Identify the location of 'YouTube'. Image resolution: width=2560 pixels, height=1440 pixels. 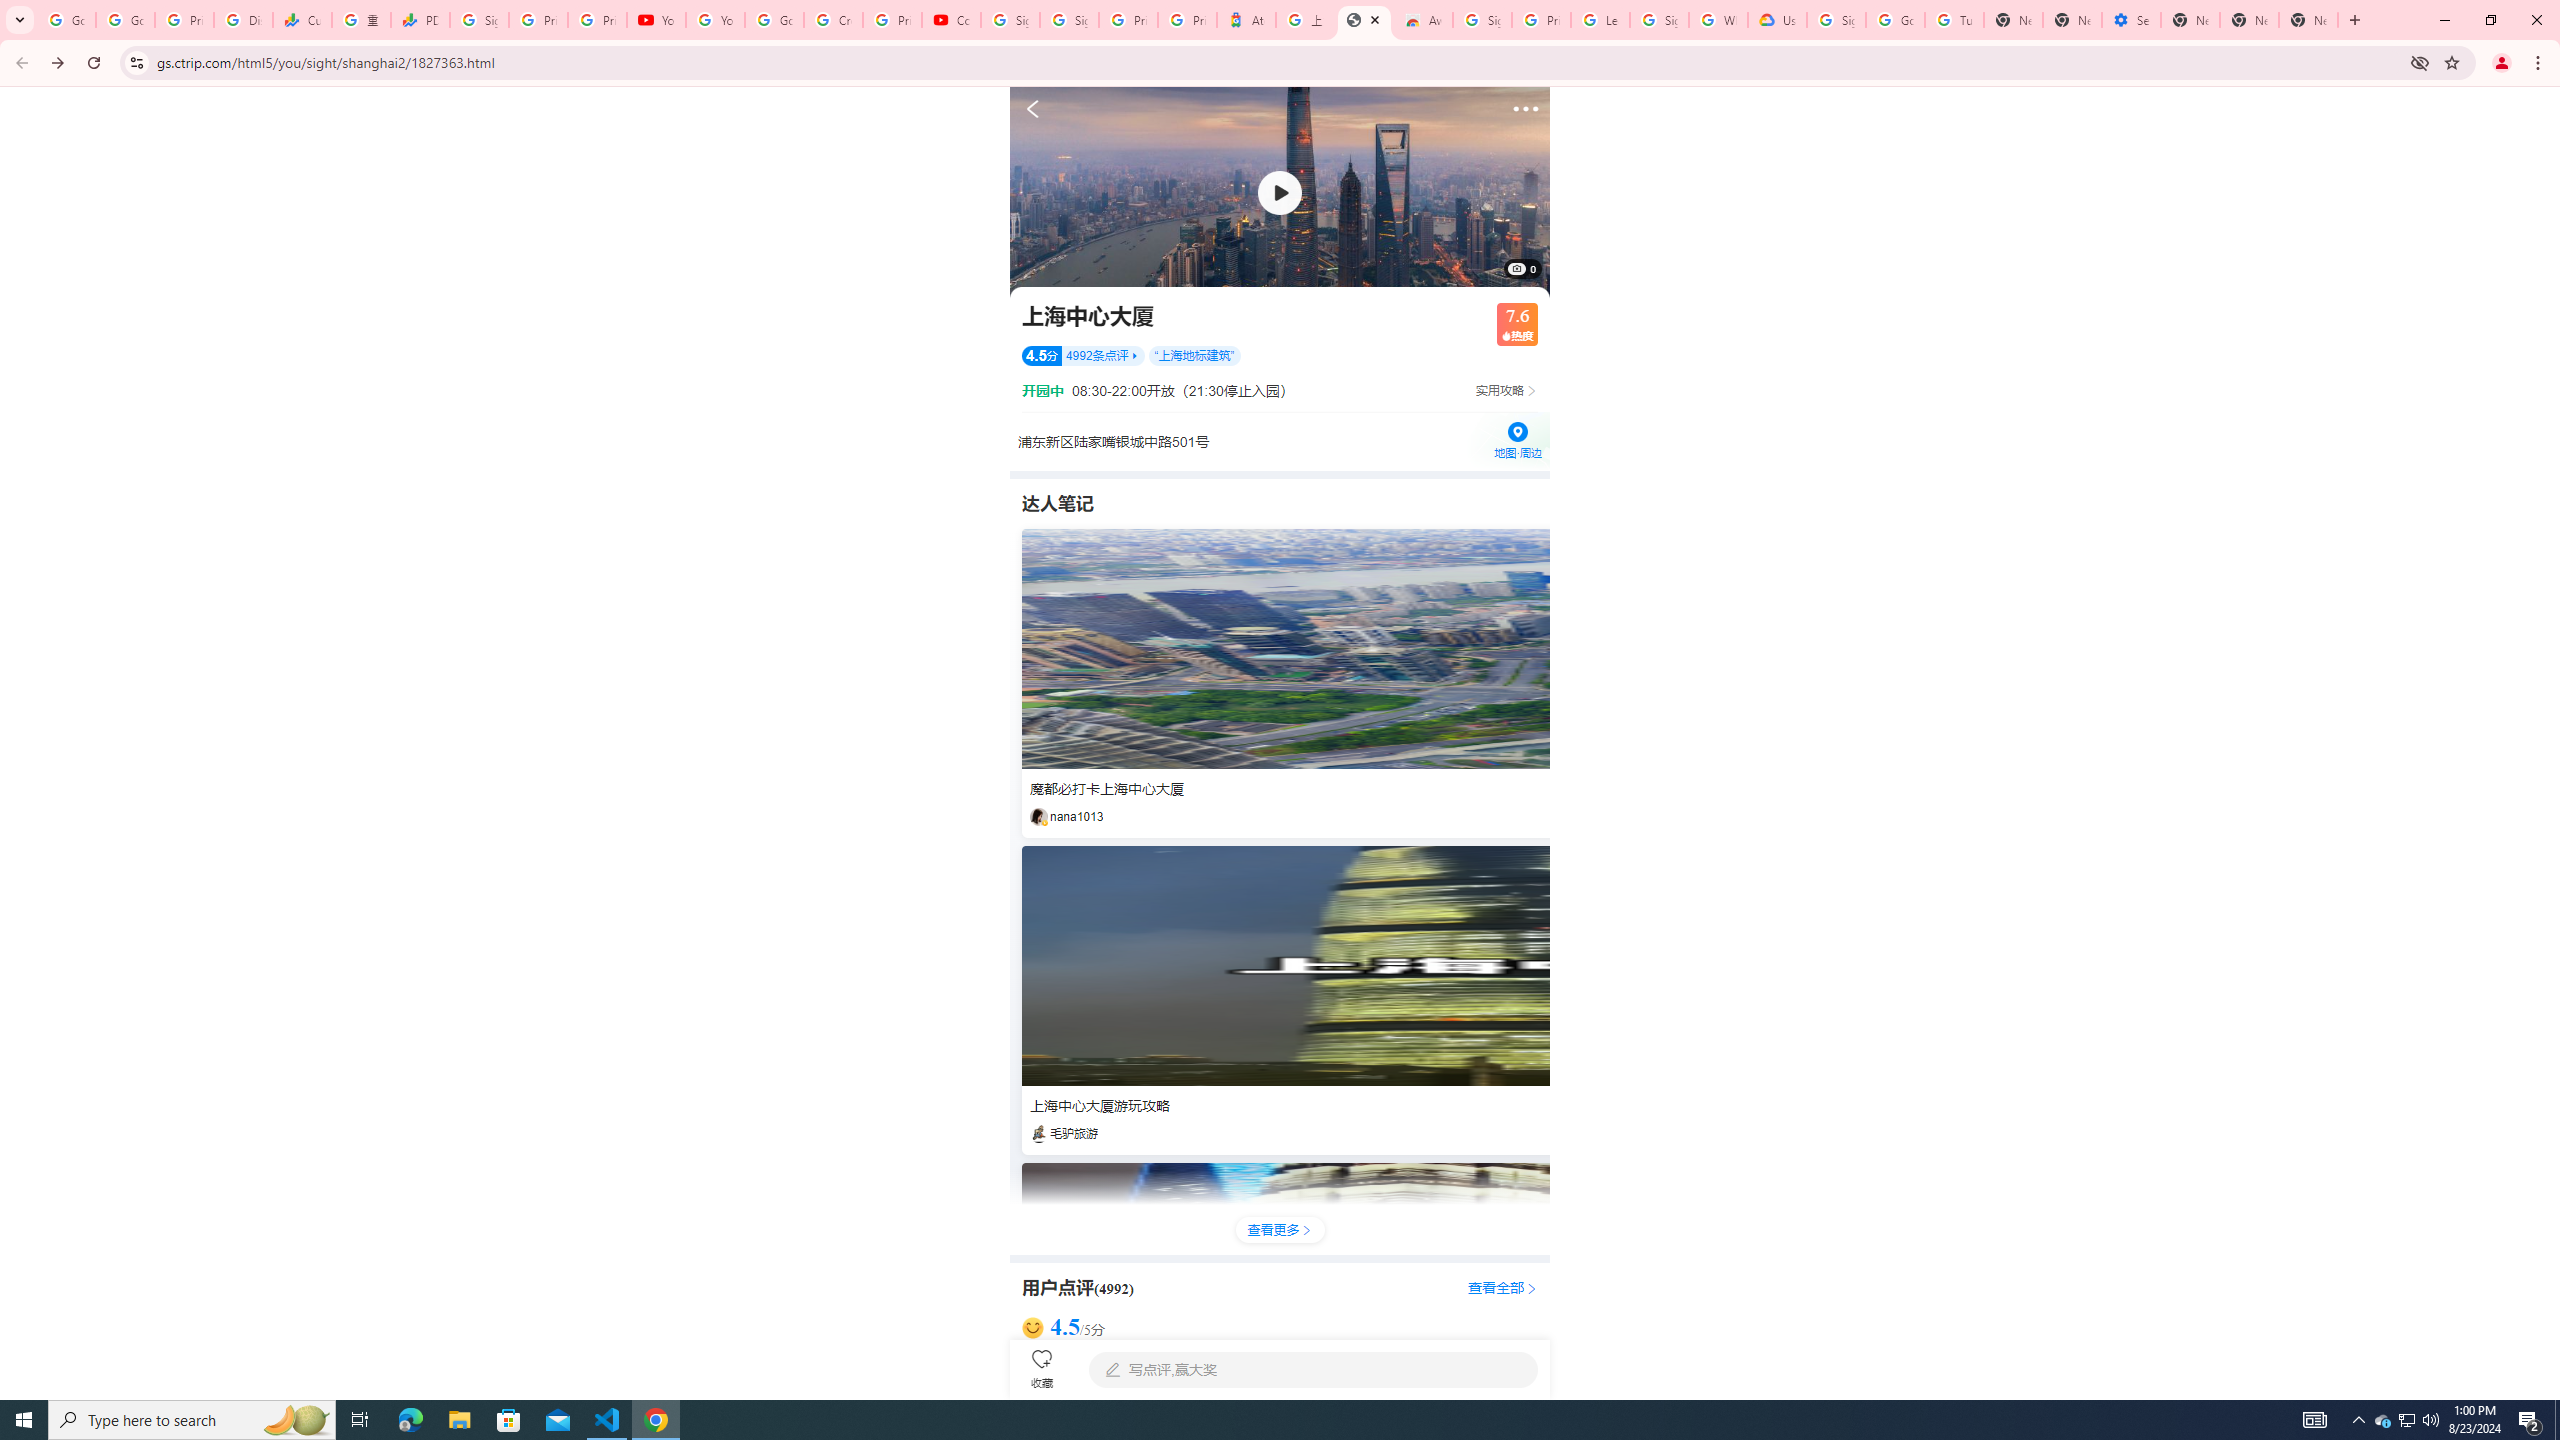
(714, 19).